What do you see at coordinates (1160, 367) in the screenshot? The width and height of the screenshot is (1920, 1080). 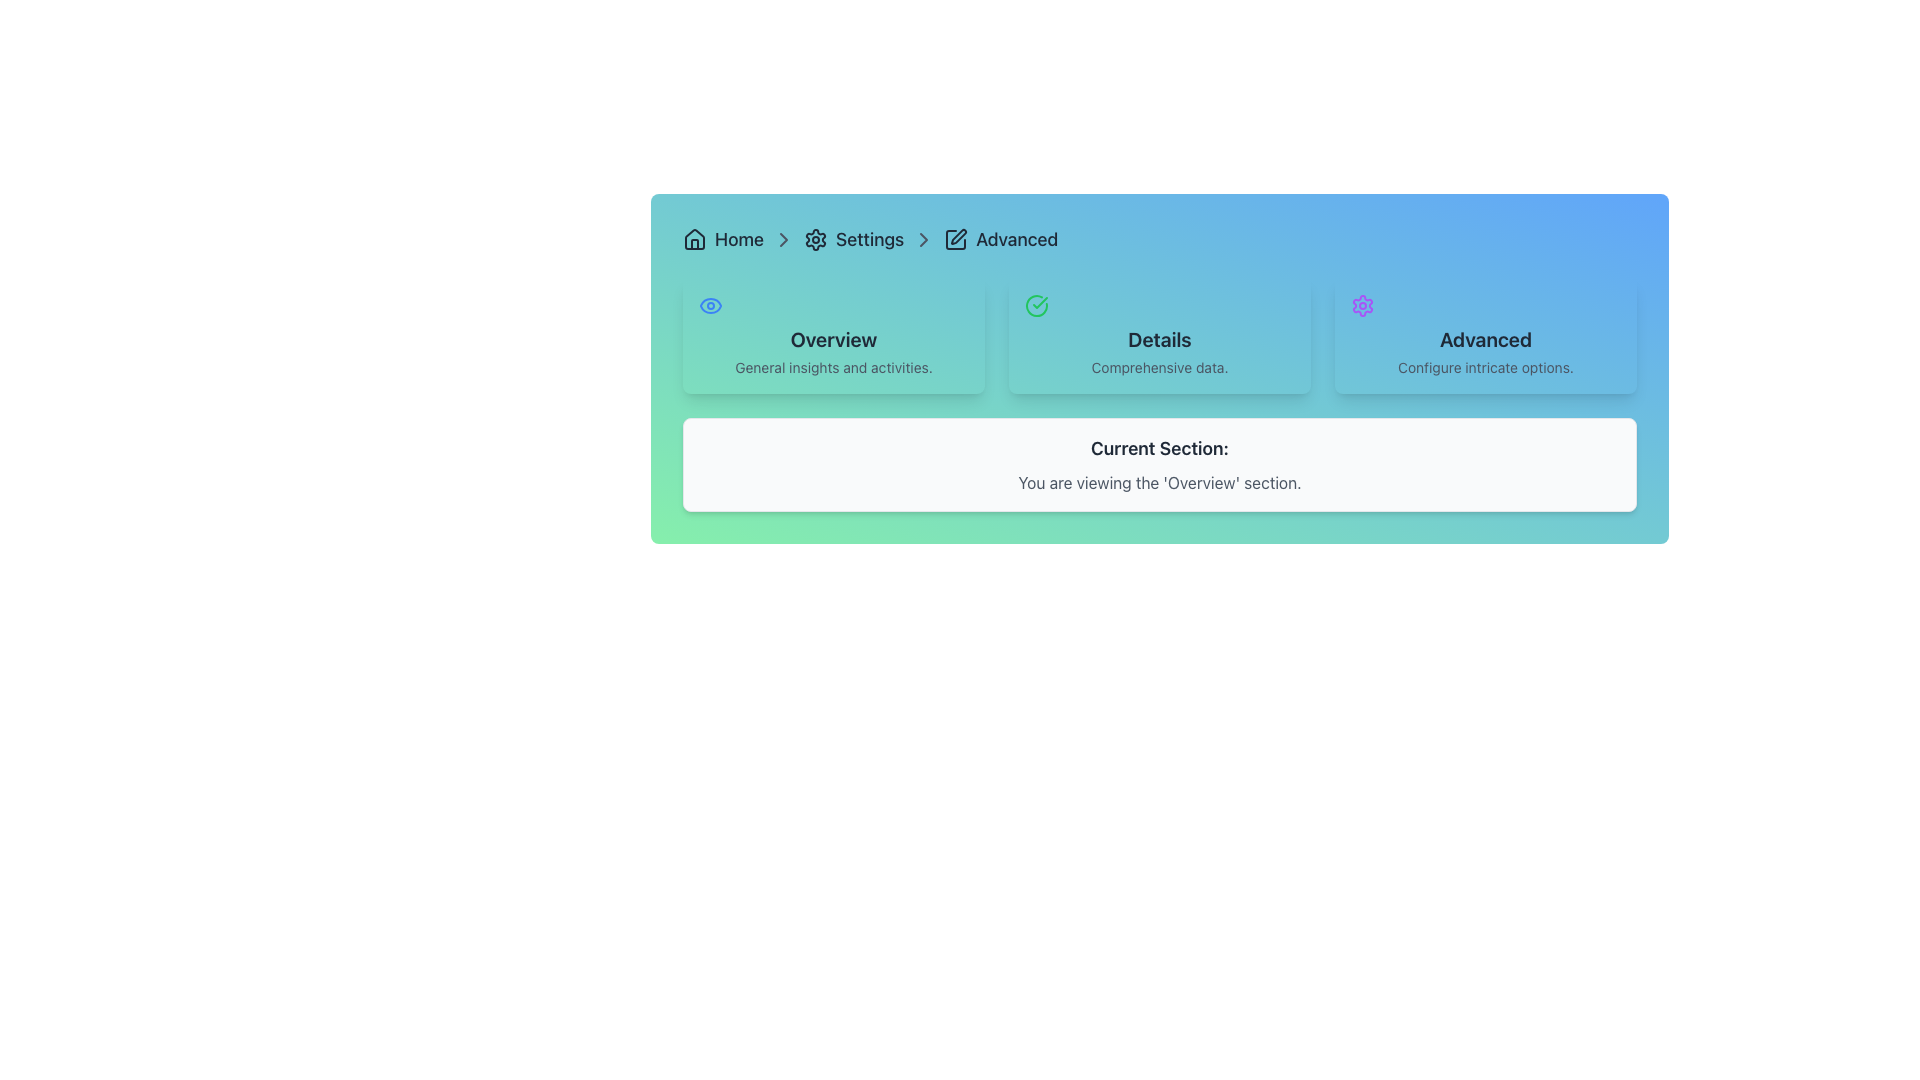 I see `the static text label reading 'Comprehensive data.' which is positioned below the bold text 'Details' within a shadowed rectangular card in the middle of a three-card layout` at bounding box center [1160, 367].